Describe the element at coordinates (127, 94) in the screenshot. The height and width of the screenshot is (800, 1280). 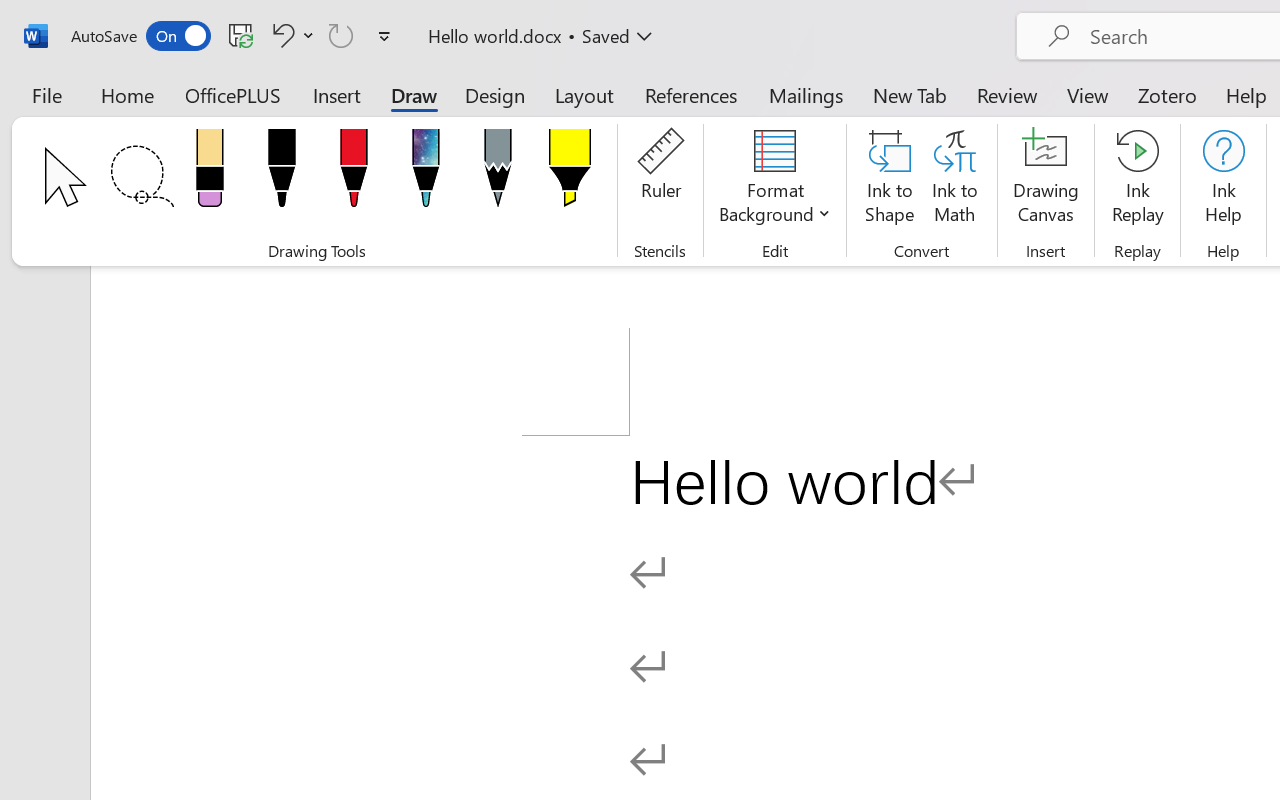
I see `'Home'` at that location.